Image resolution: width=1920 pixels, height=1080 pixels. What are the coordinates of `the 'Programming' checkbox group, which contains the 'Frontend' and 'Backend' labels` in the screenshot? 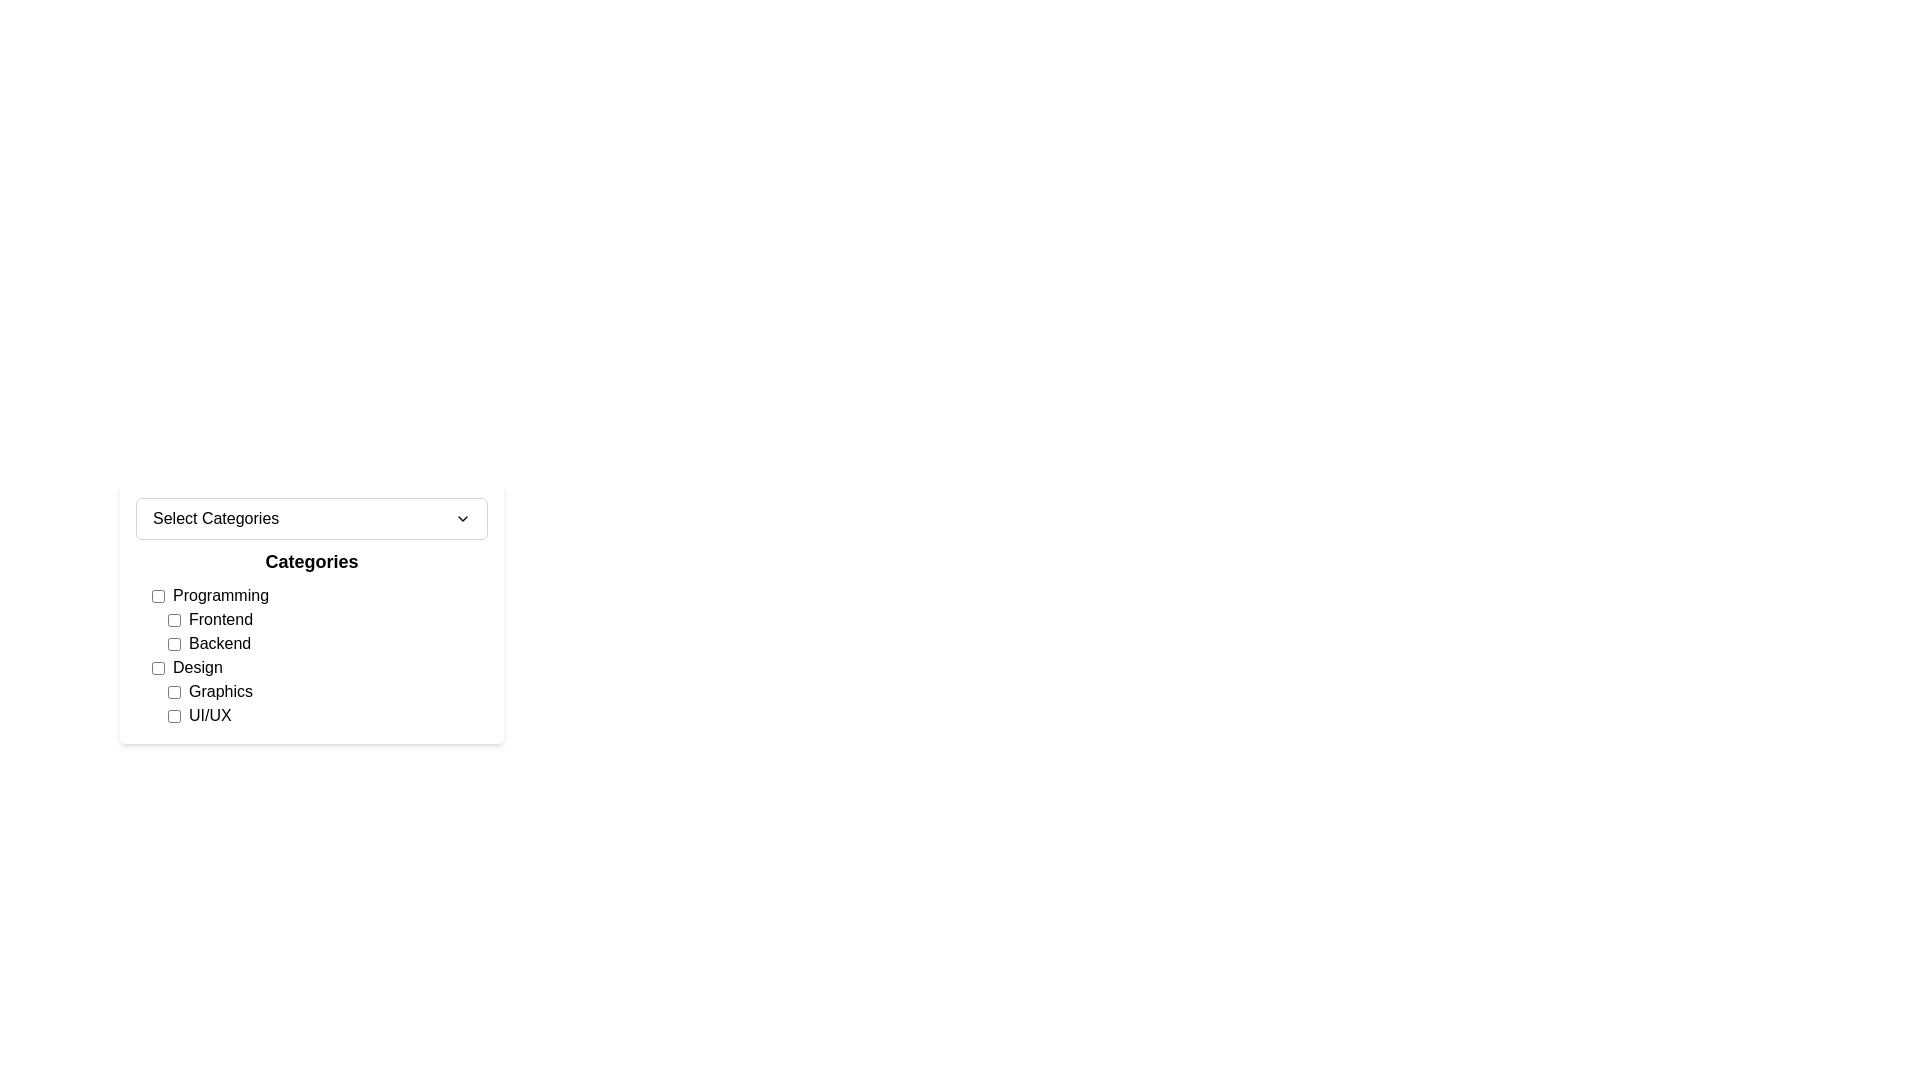 It's located at (320, 619).